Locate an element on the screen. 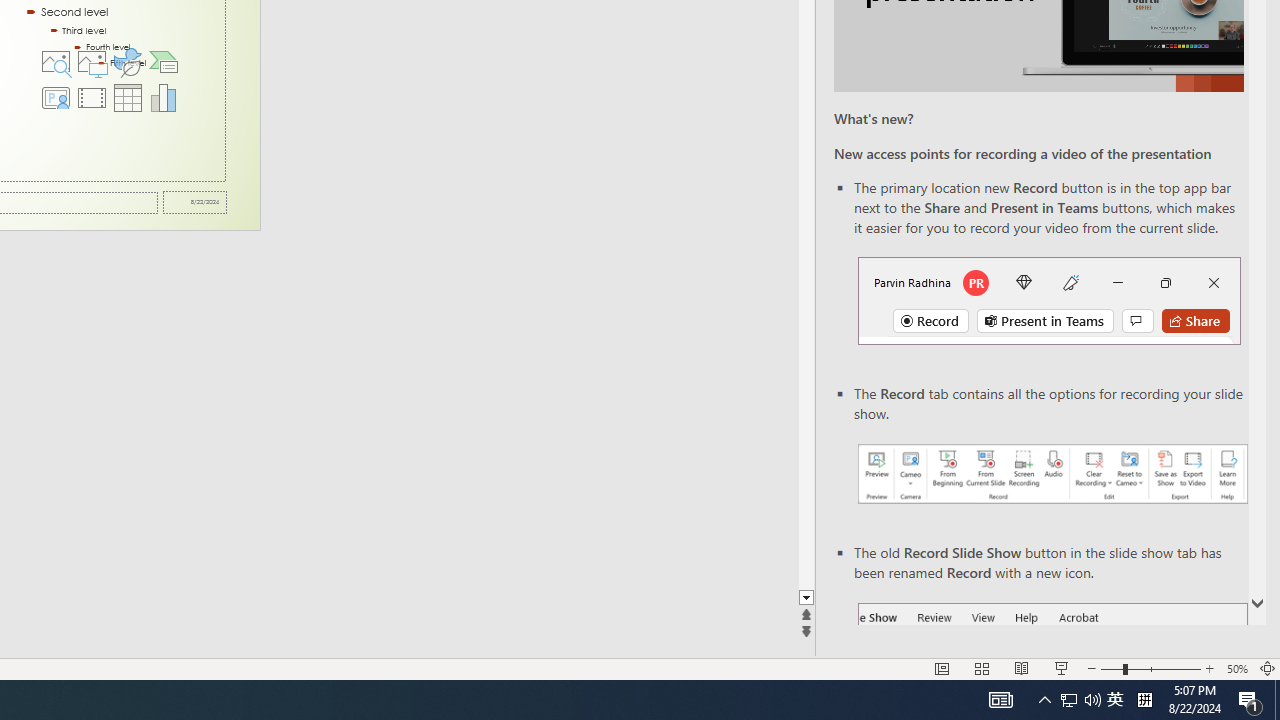 Image resolution: width=1280 pixels, height=720 pixels. 'Insert Cameo' is located at coordinates (55, 97).